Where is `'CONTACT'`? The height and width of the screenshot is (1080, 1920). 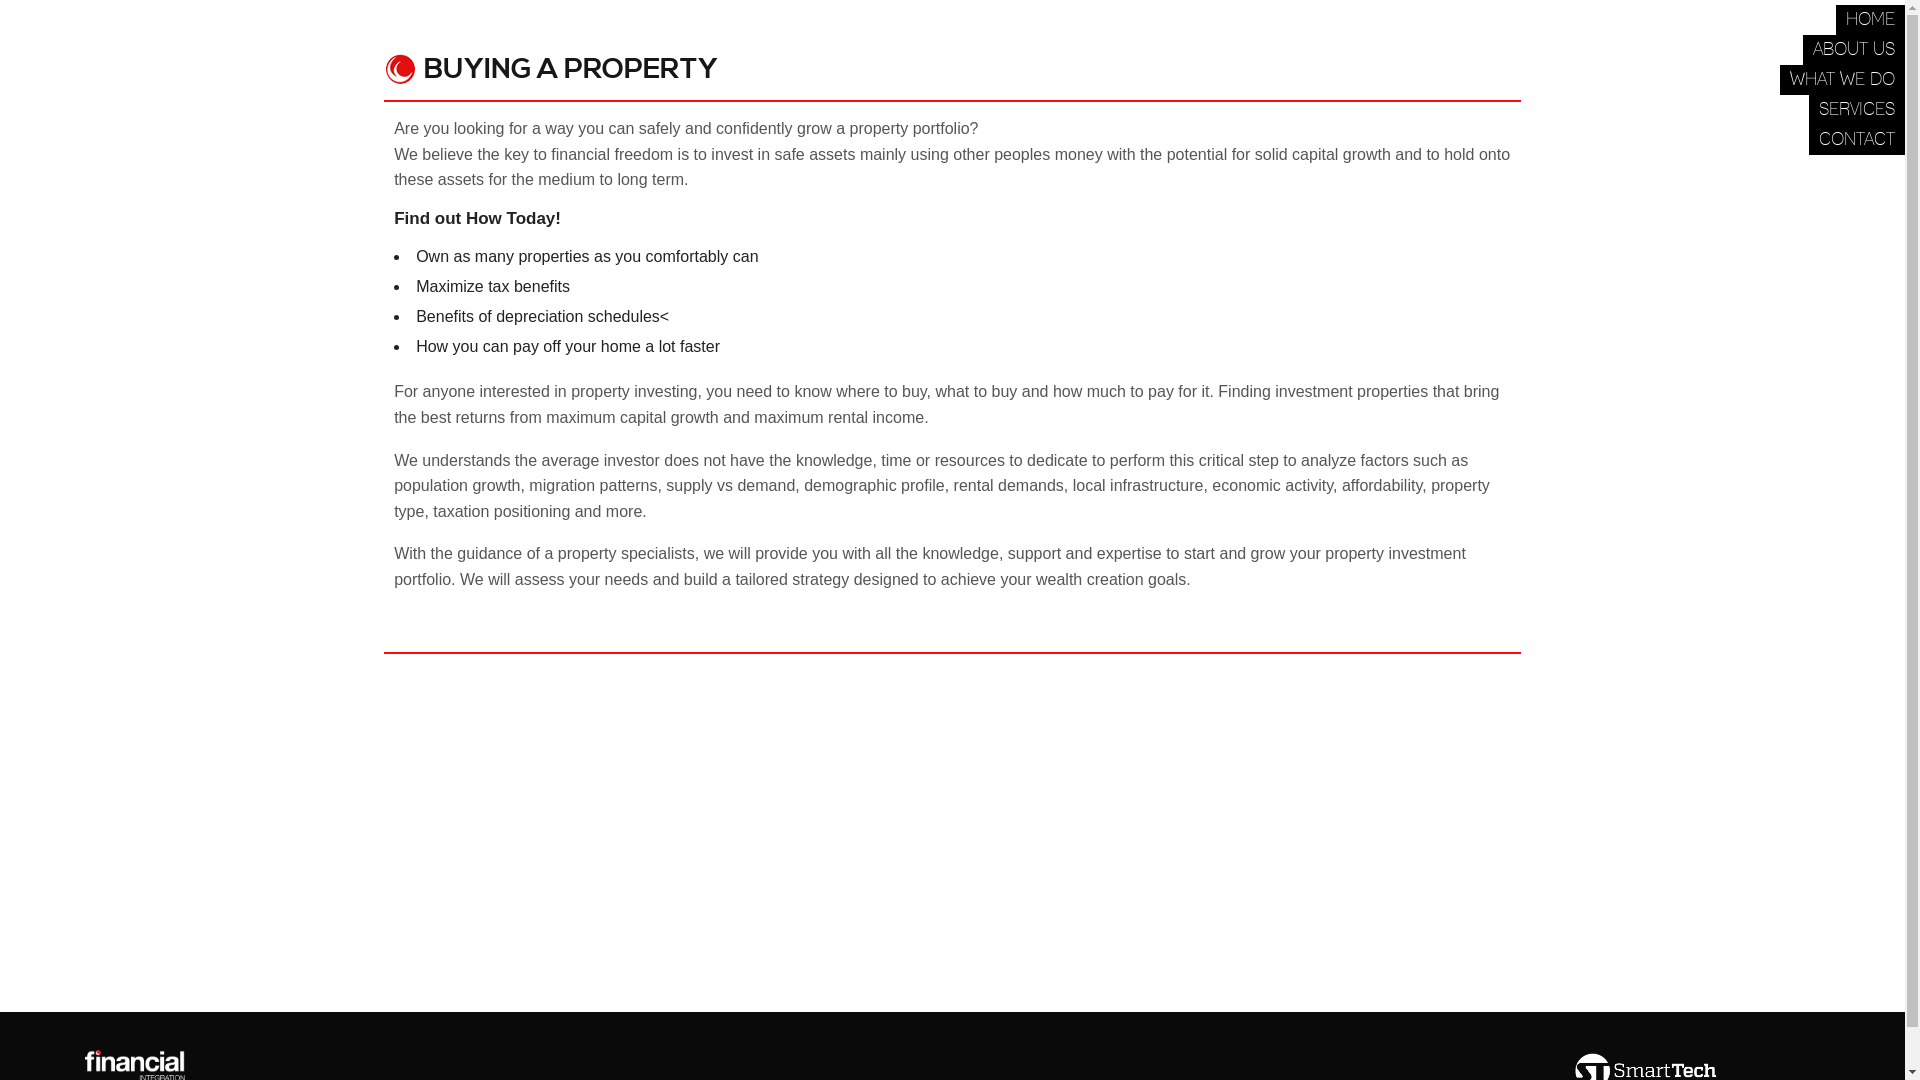
'CONTACT' is located at coordinates (1856, 138).